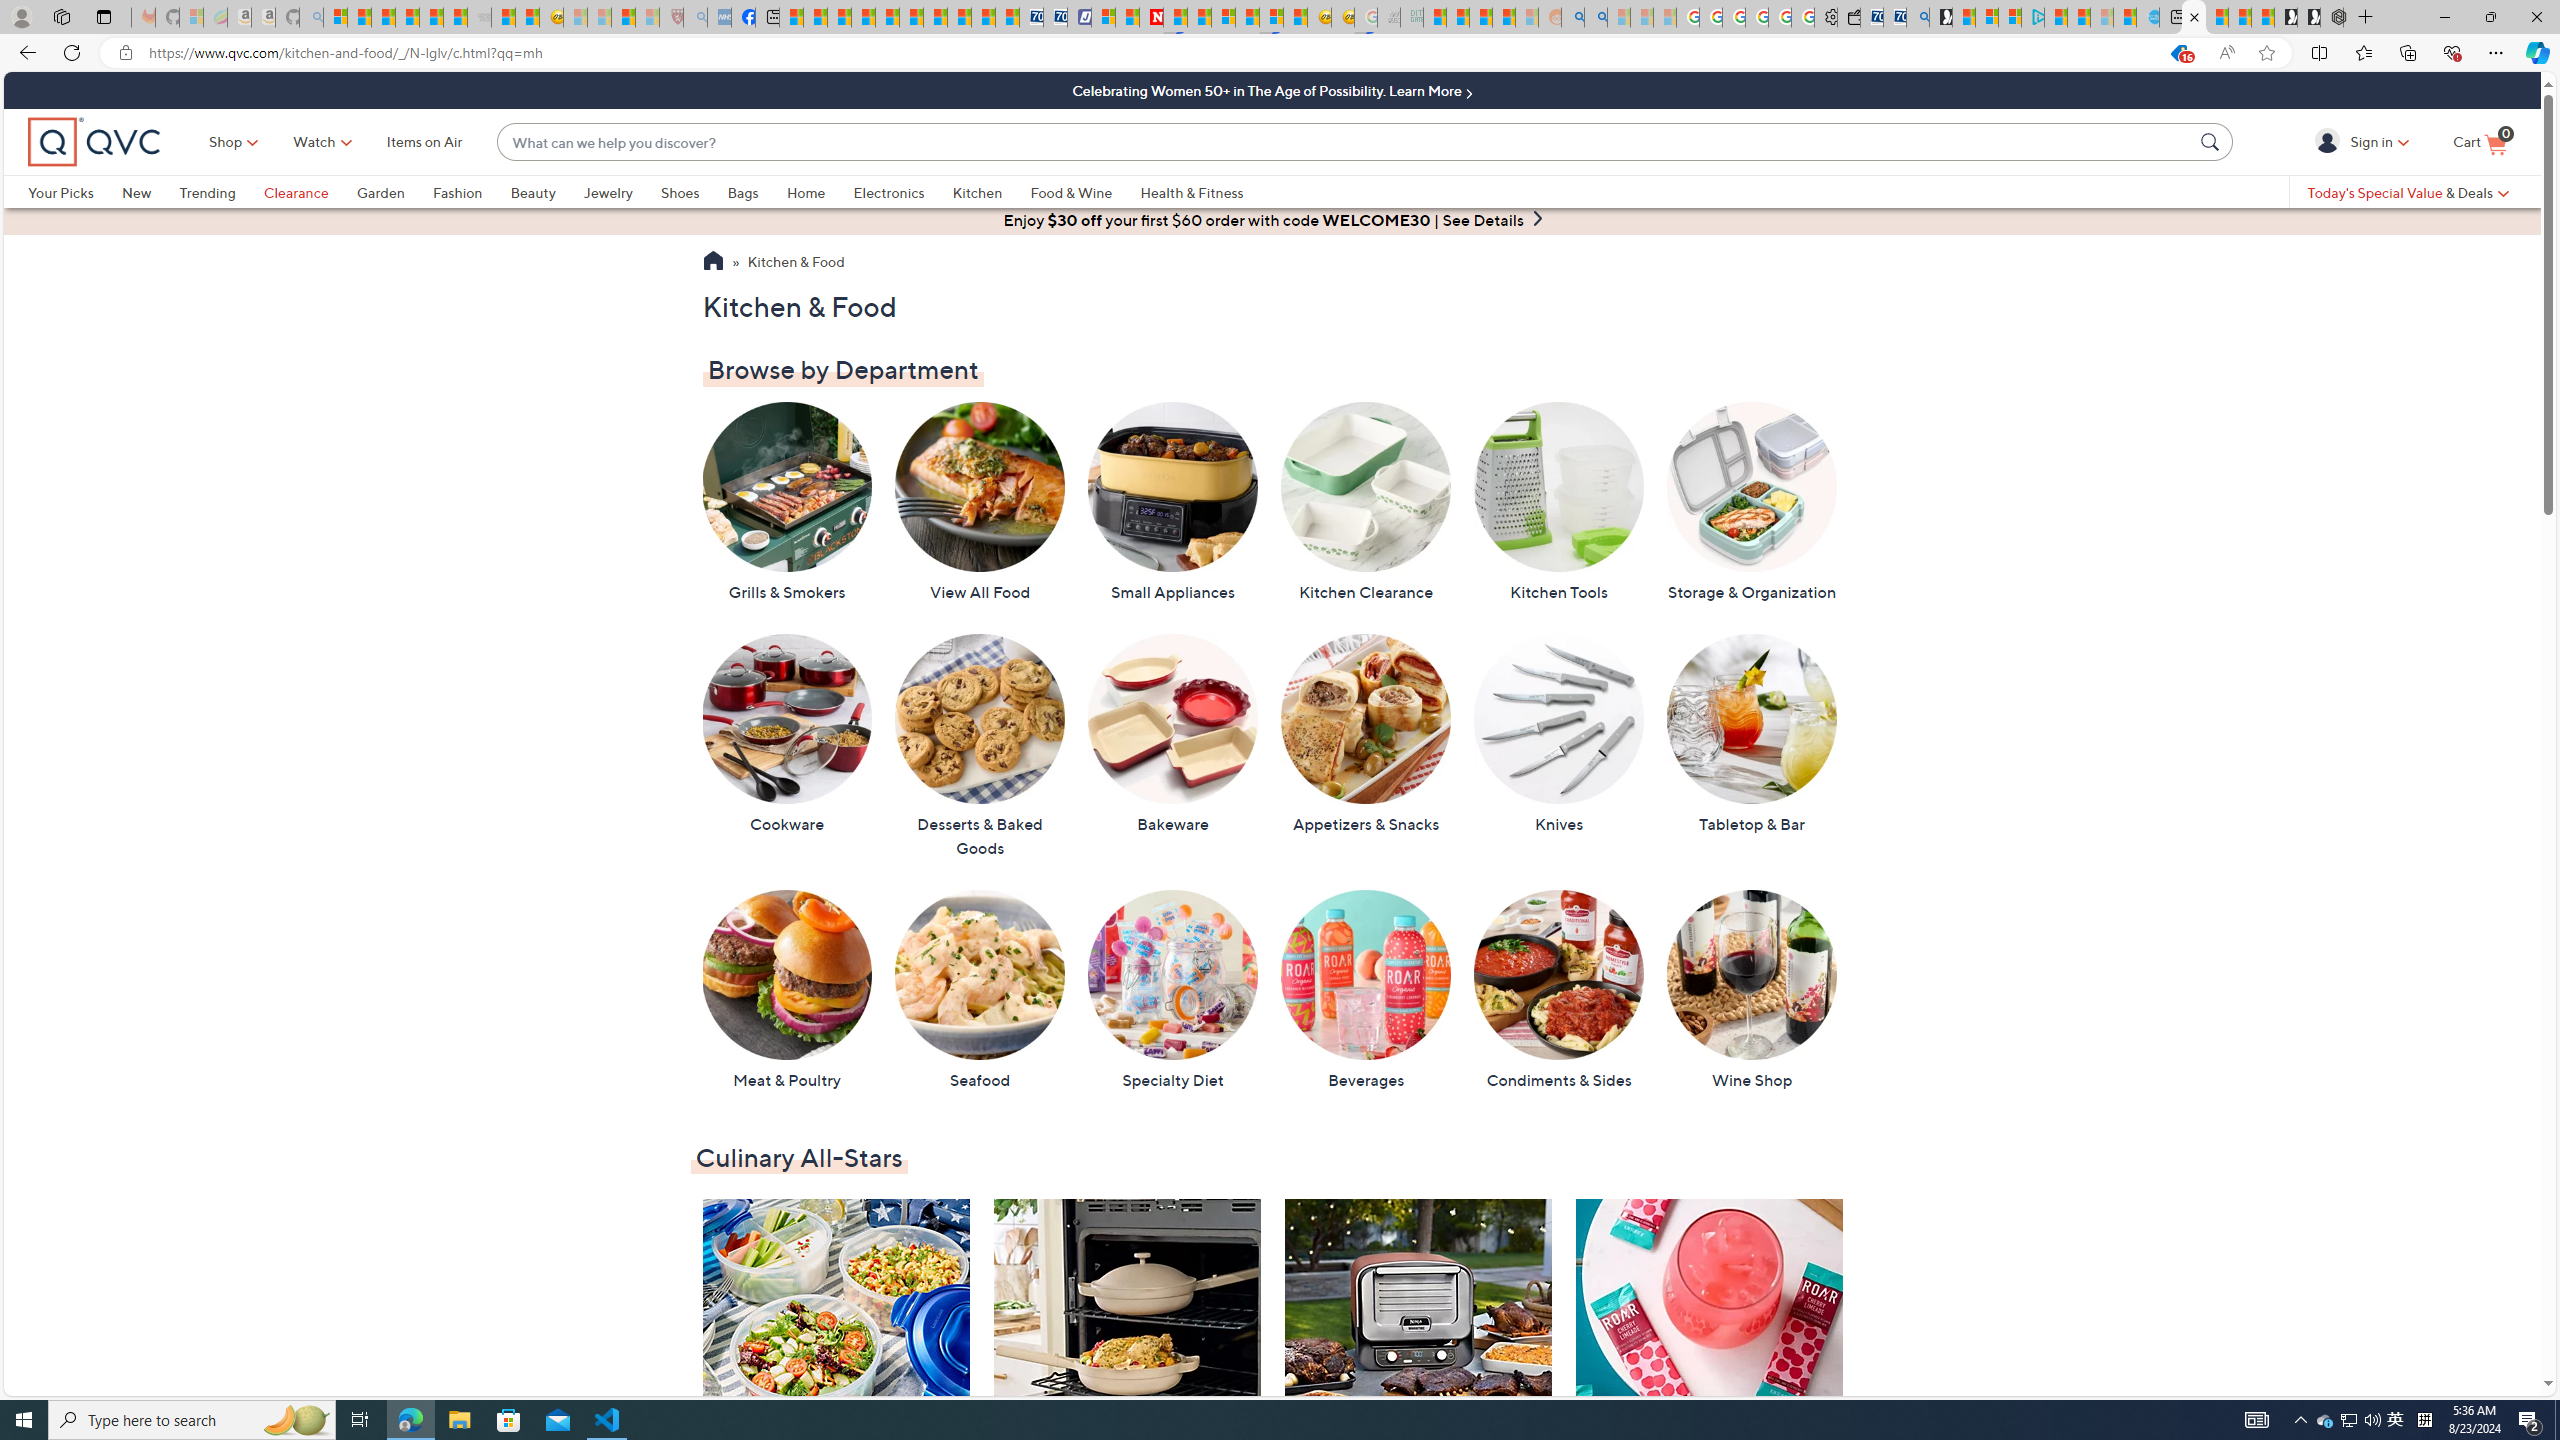  I want to click on 'Search Submit', so click(2213, 141).